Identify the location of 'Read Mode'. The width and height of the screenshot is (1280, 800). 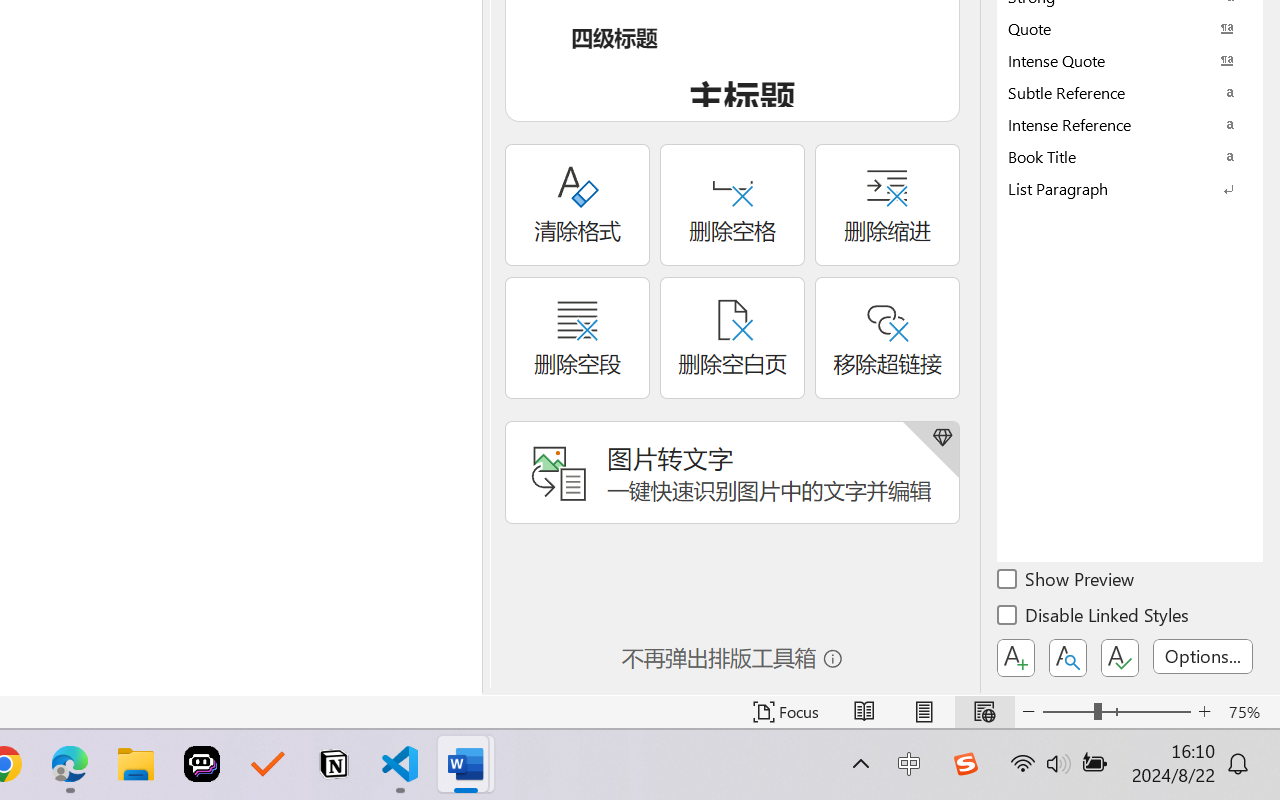
(864, 711).